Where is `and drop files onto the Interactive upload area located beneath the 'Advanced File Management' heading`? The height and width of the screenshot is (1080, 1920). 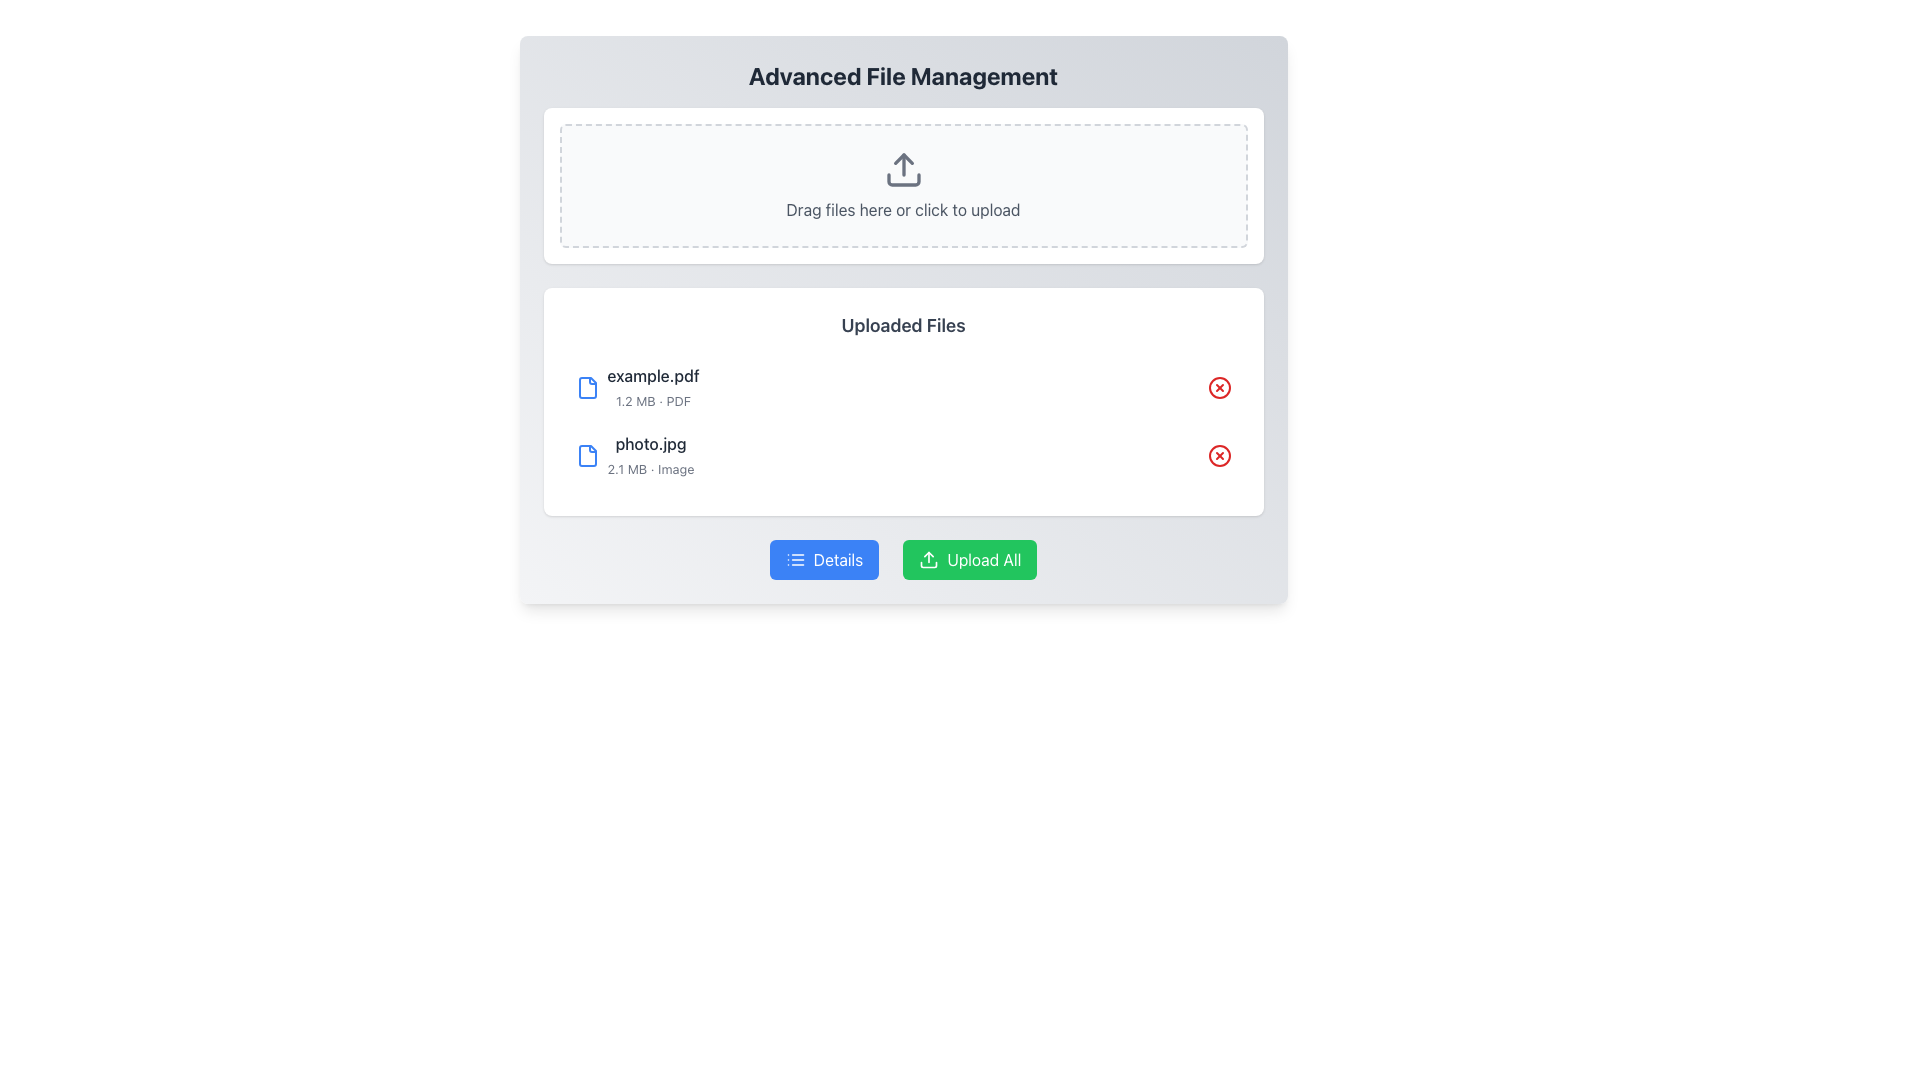 and drop files onto the Interactive upload area located beneath the 'Advanced File Management' heading is located at coordinates (902, 185).